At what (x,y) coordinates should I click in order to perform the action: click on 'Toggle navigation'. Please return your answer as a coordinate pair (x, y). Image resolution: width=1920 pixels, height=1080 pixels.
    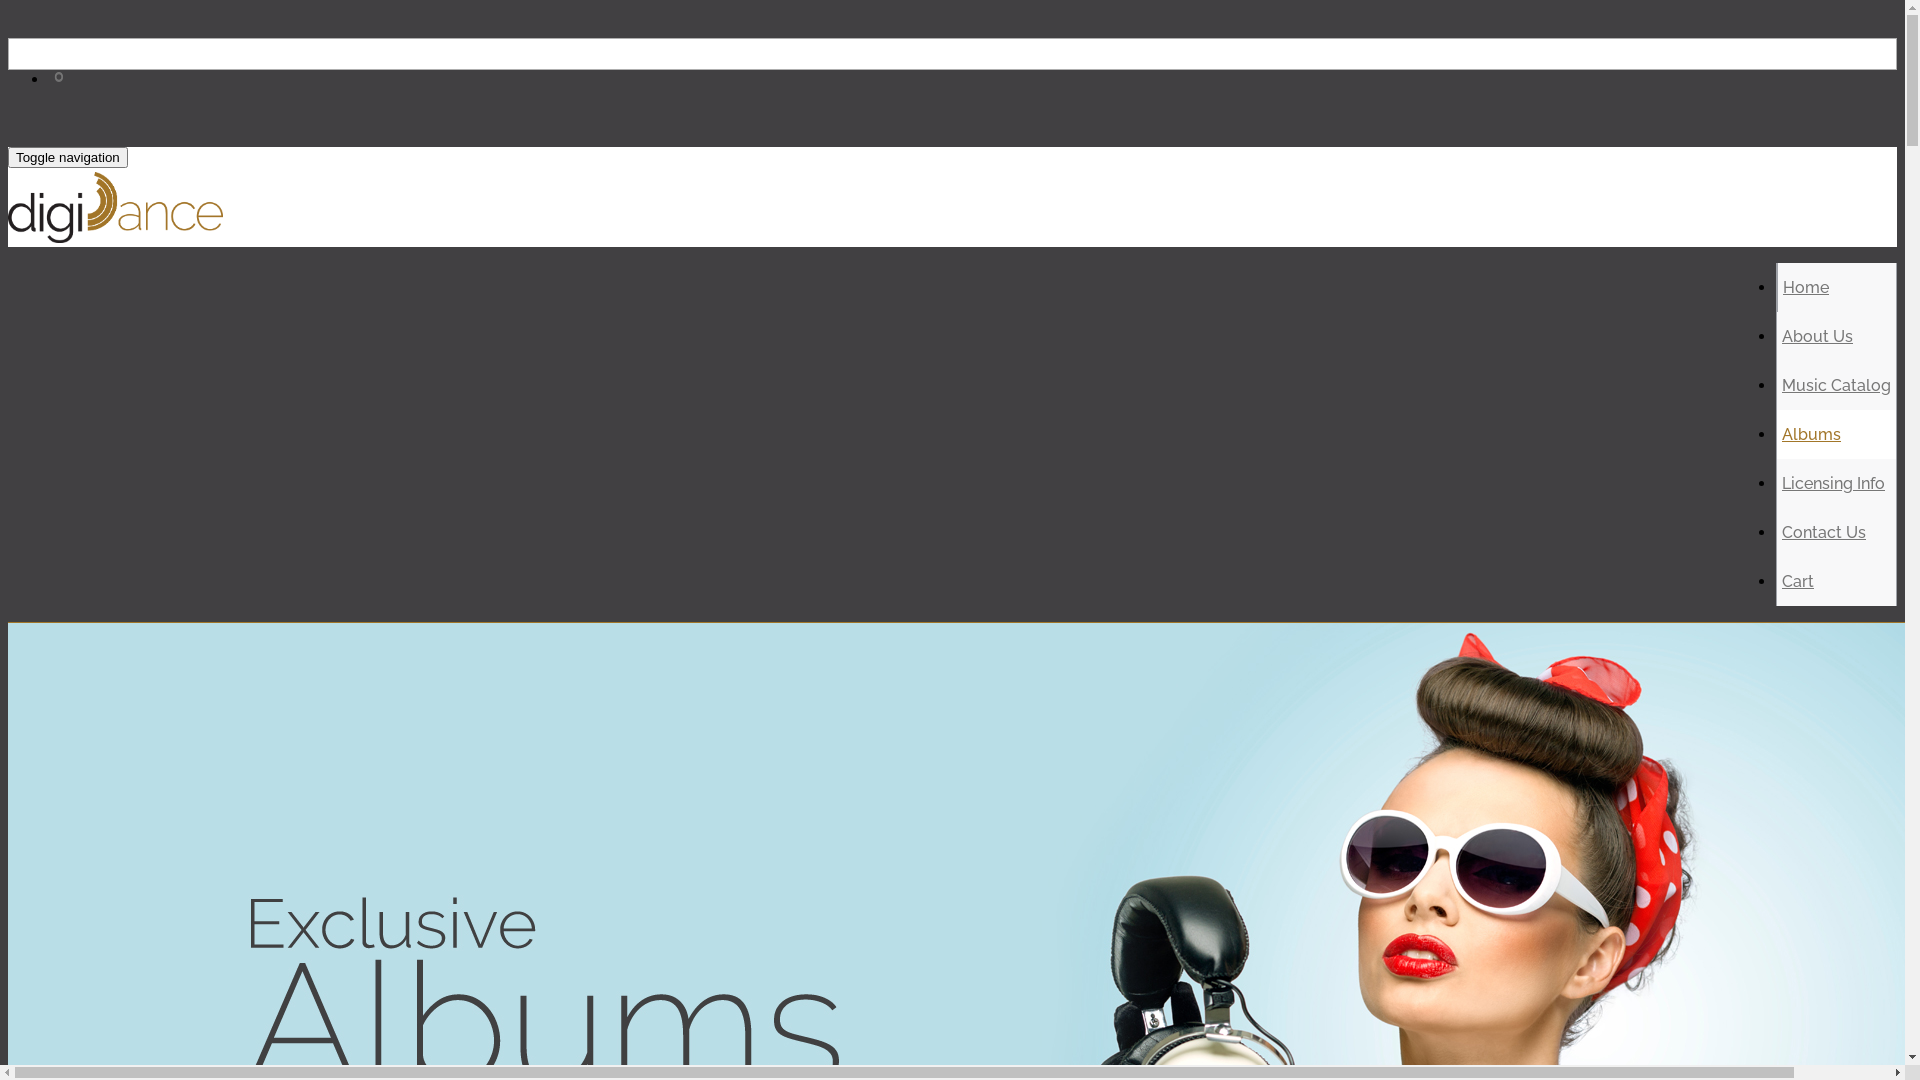
    Looking at the image, I should click on (67, 156).